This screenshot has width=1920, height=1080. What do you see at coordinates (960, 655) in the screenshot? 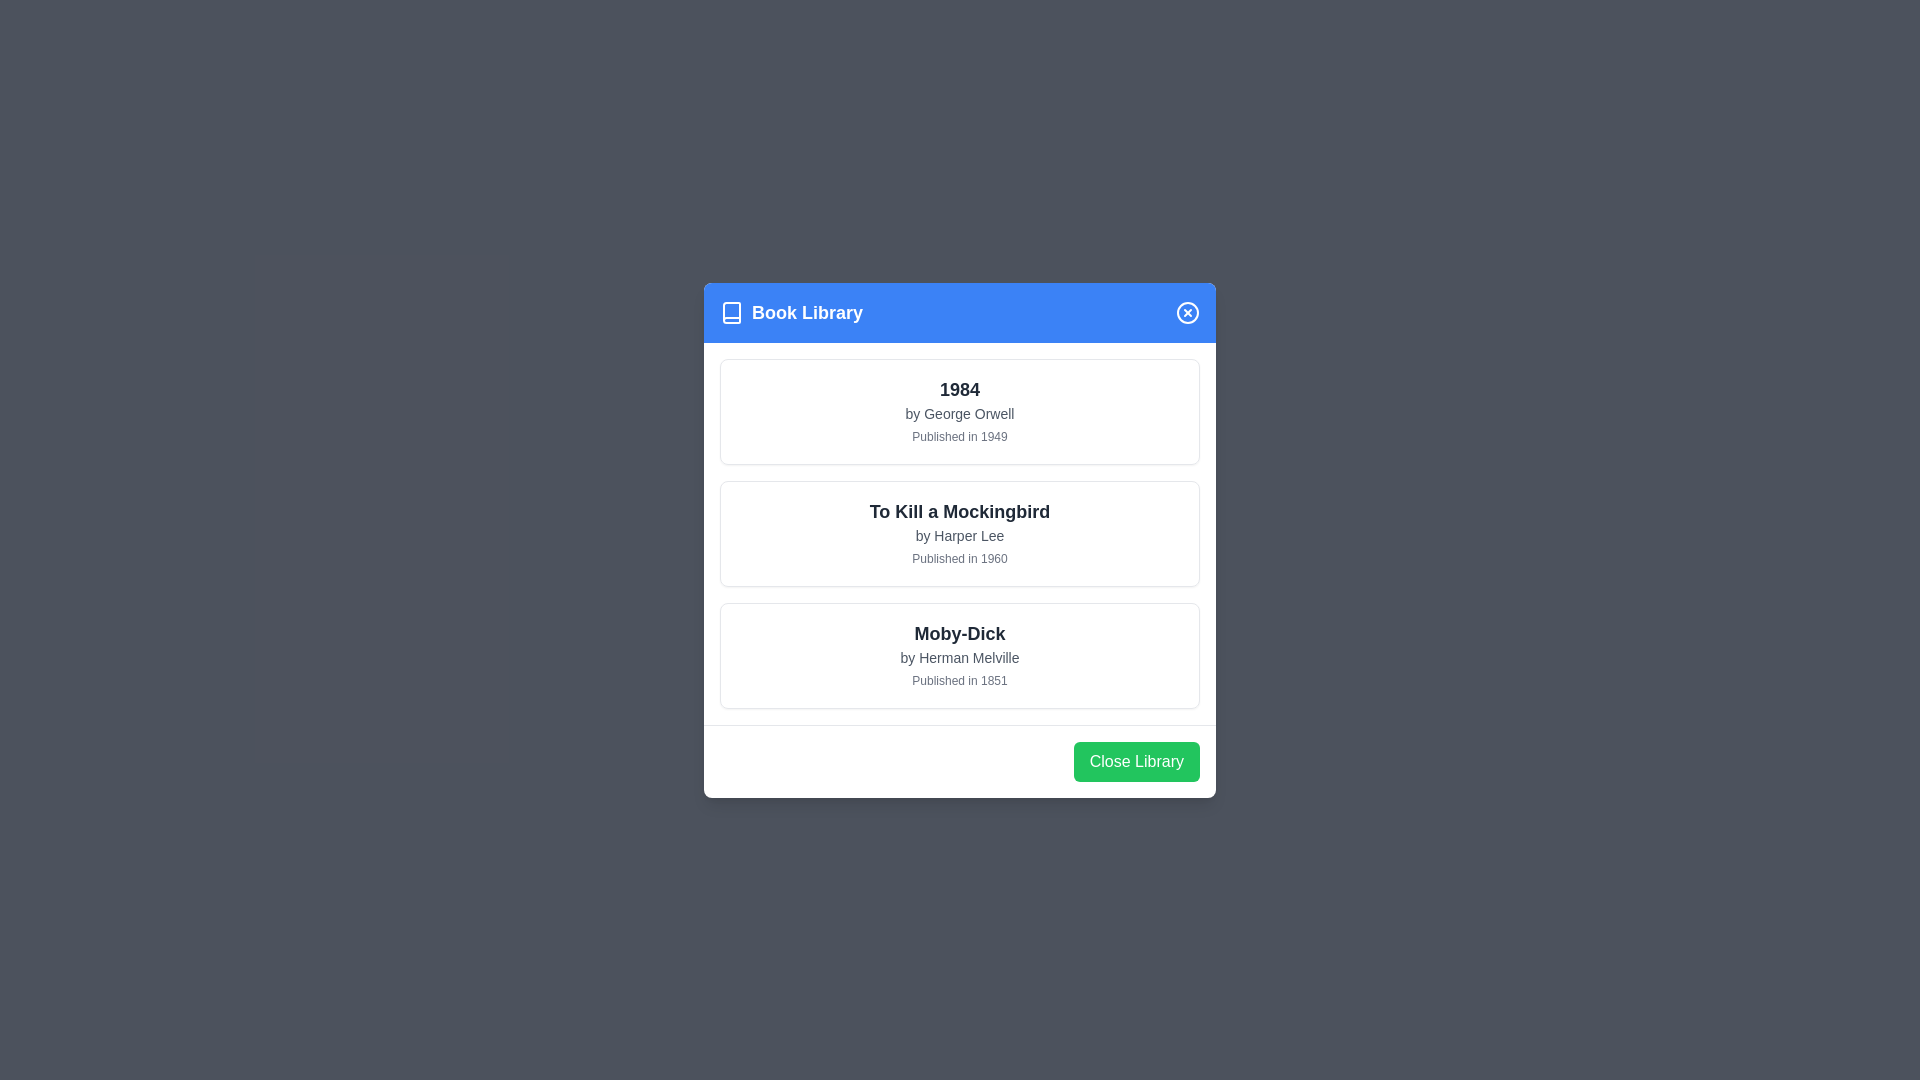
I see `the book card Moby-Dick to observe the shadow effect` at bounding box center [960, 655].